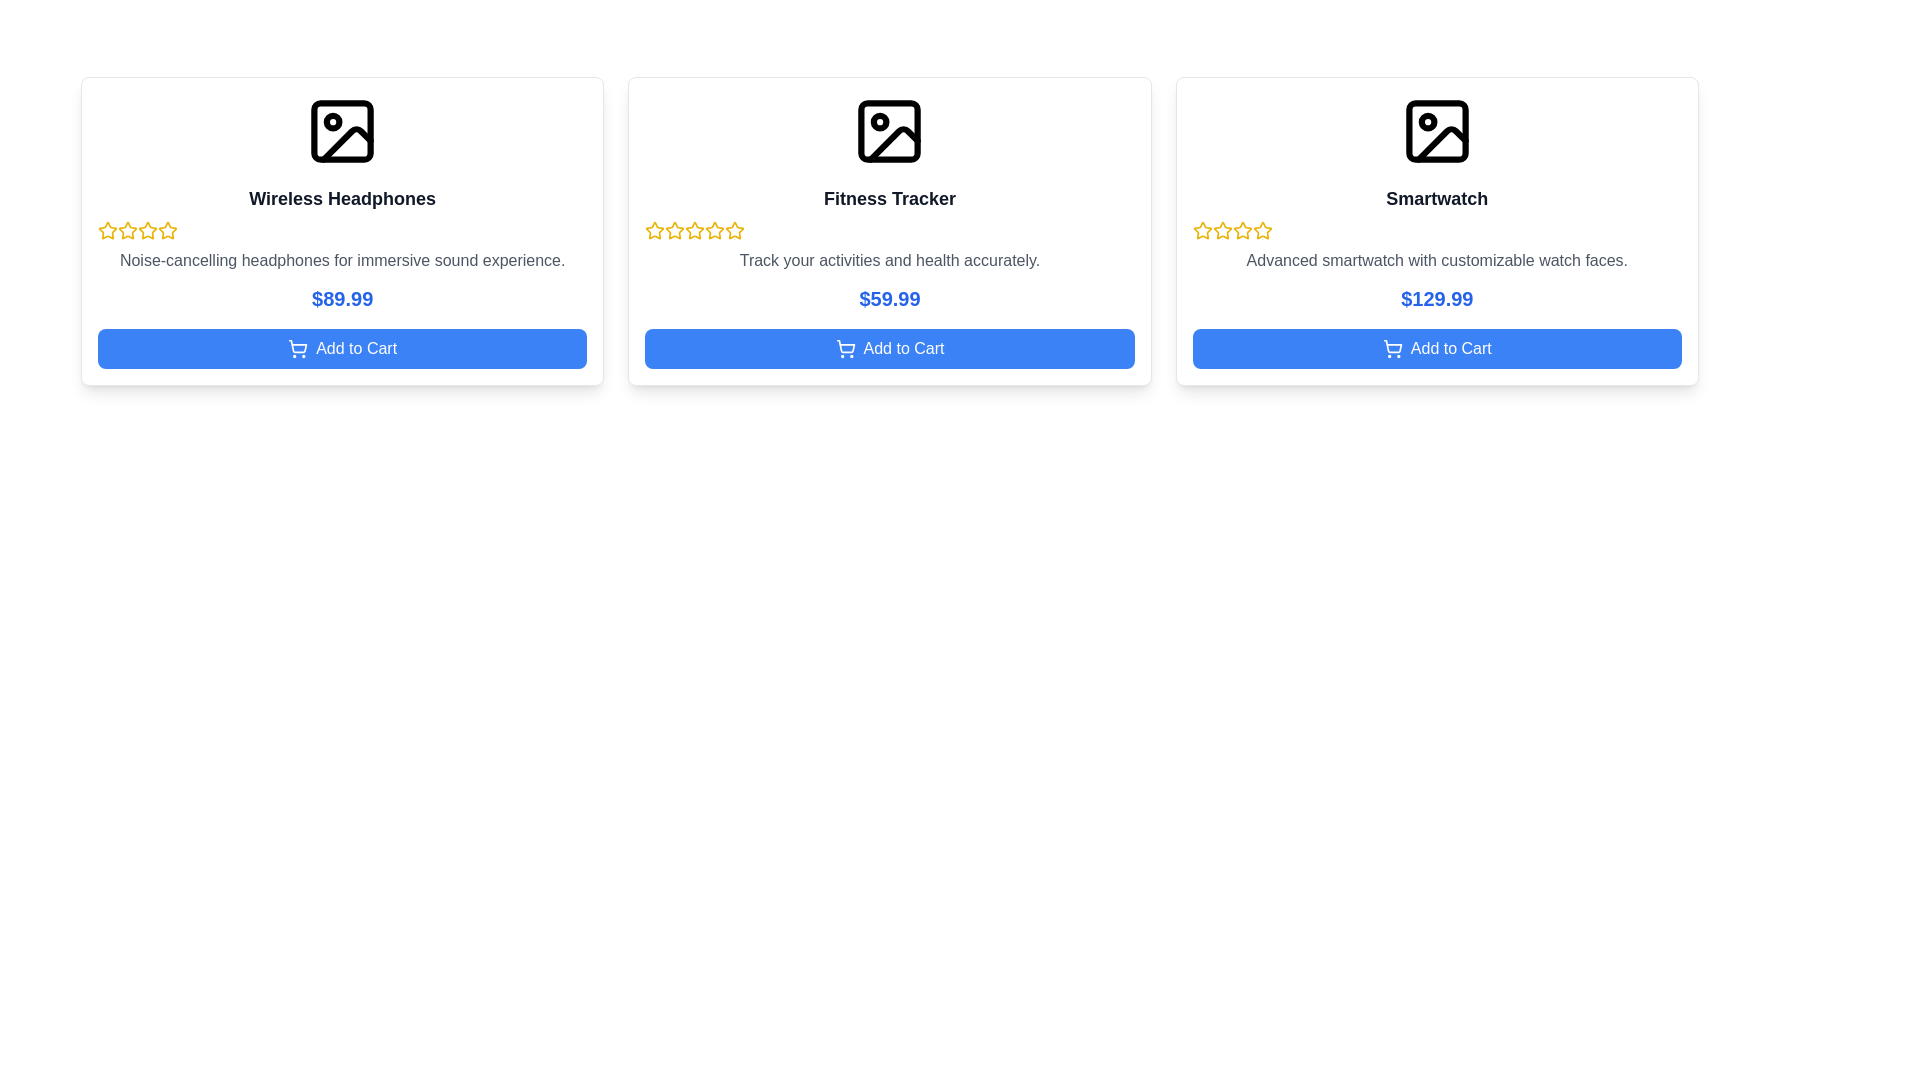 The height and width of the screenshot is (1080, 1920). I want to click on the 'Fitness Tracker' label, which is styled with a bold and large font and located at the center-top area of its card layout, so click(888, 199).